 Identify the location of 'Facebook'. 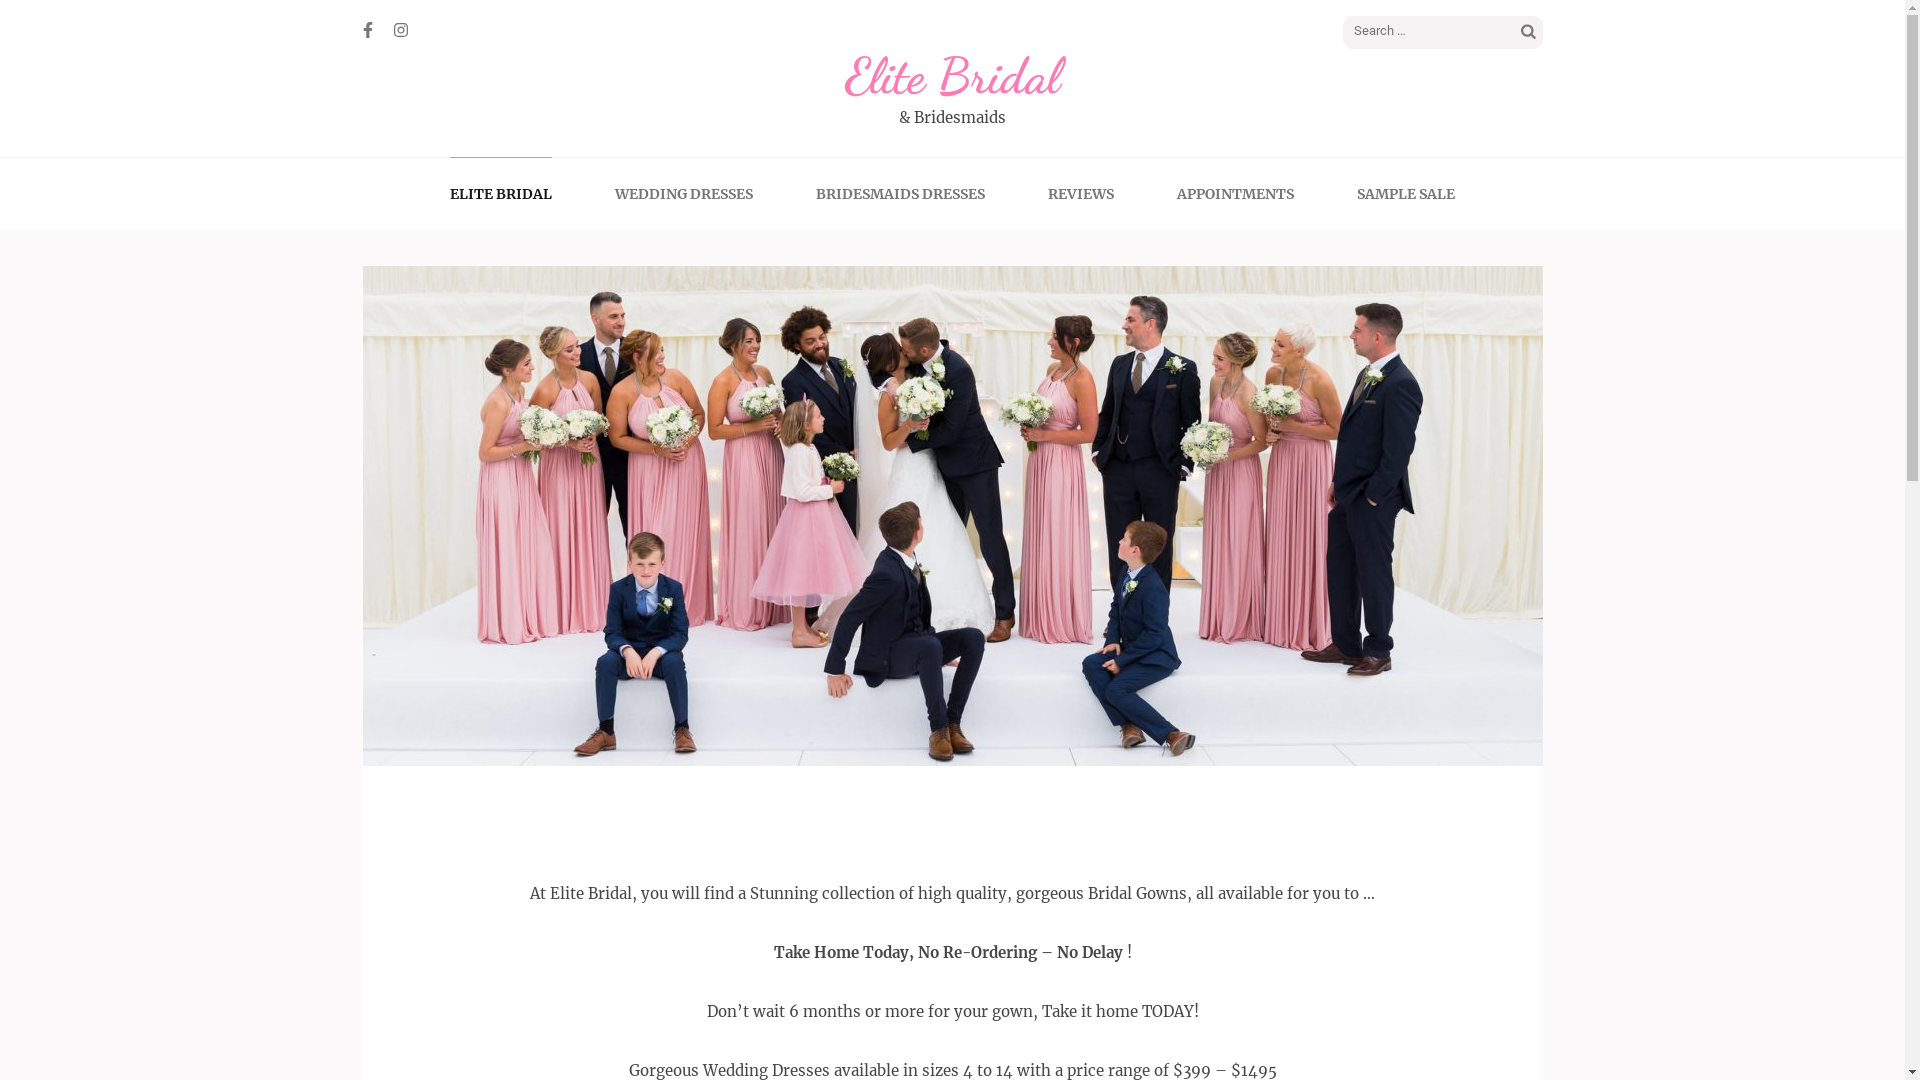
(366, 30).